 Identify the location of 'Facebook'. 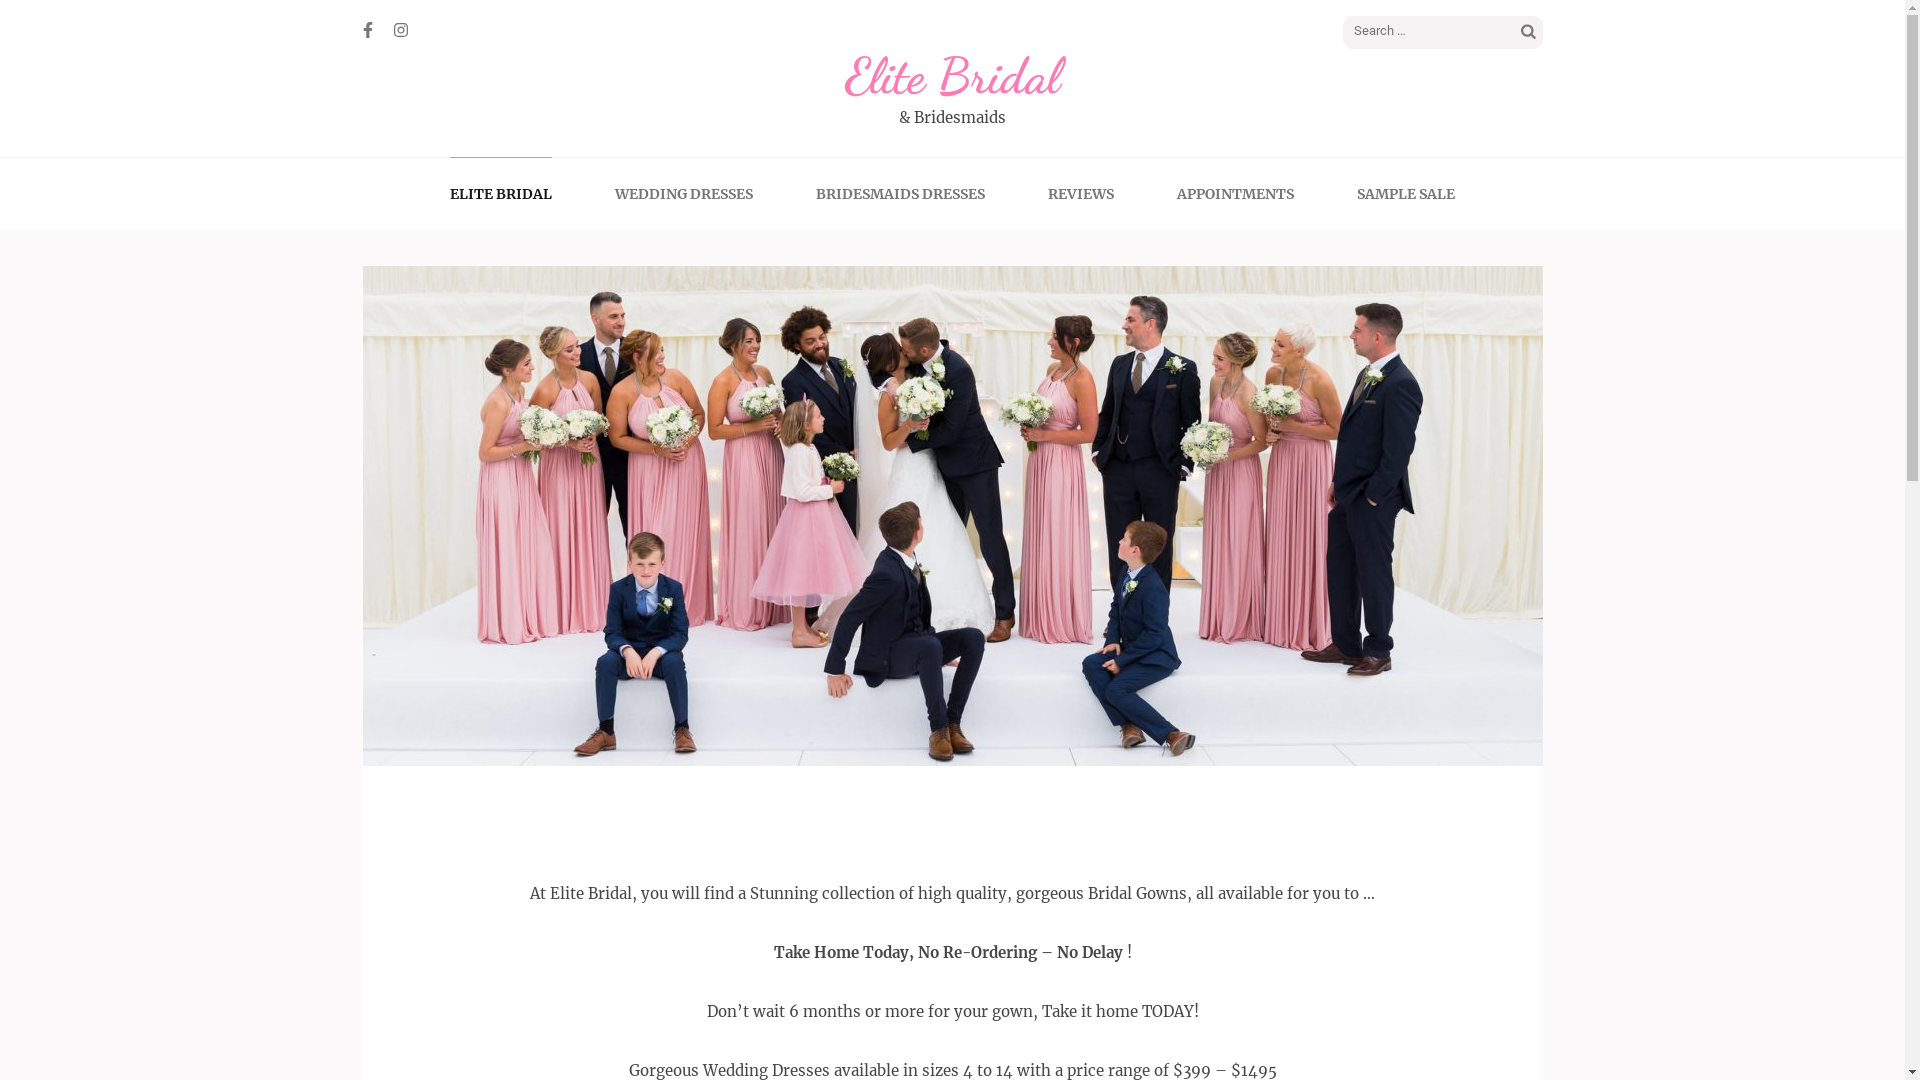
(366, 30).